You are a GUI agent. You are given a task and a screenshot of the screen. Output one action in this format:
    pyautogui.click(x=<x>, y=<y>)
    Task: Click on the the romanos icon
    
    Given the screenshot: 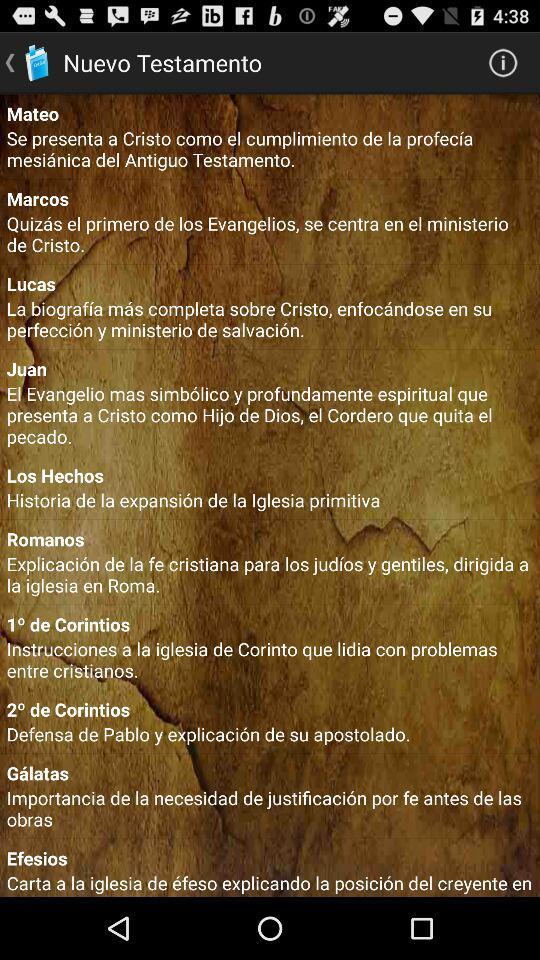 What is the action you would take?
    pyautogui.click(x=270, y=538)
    